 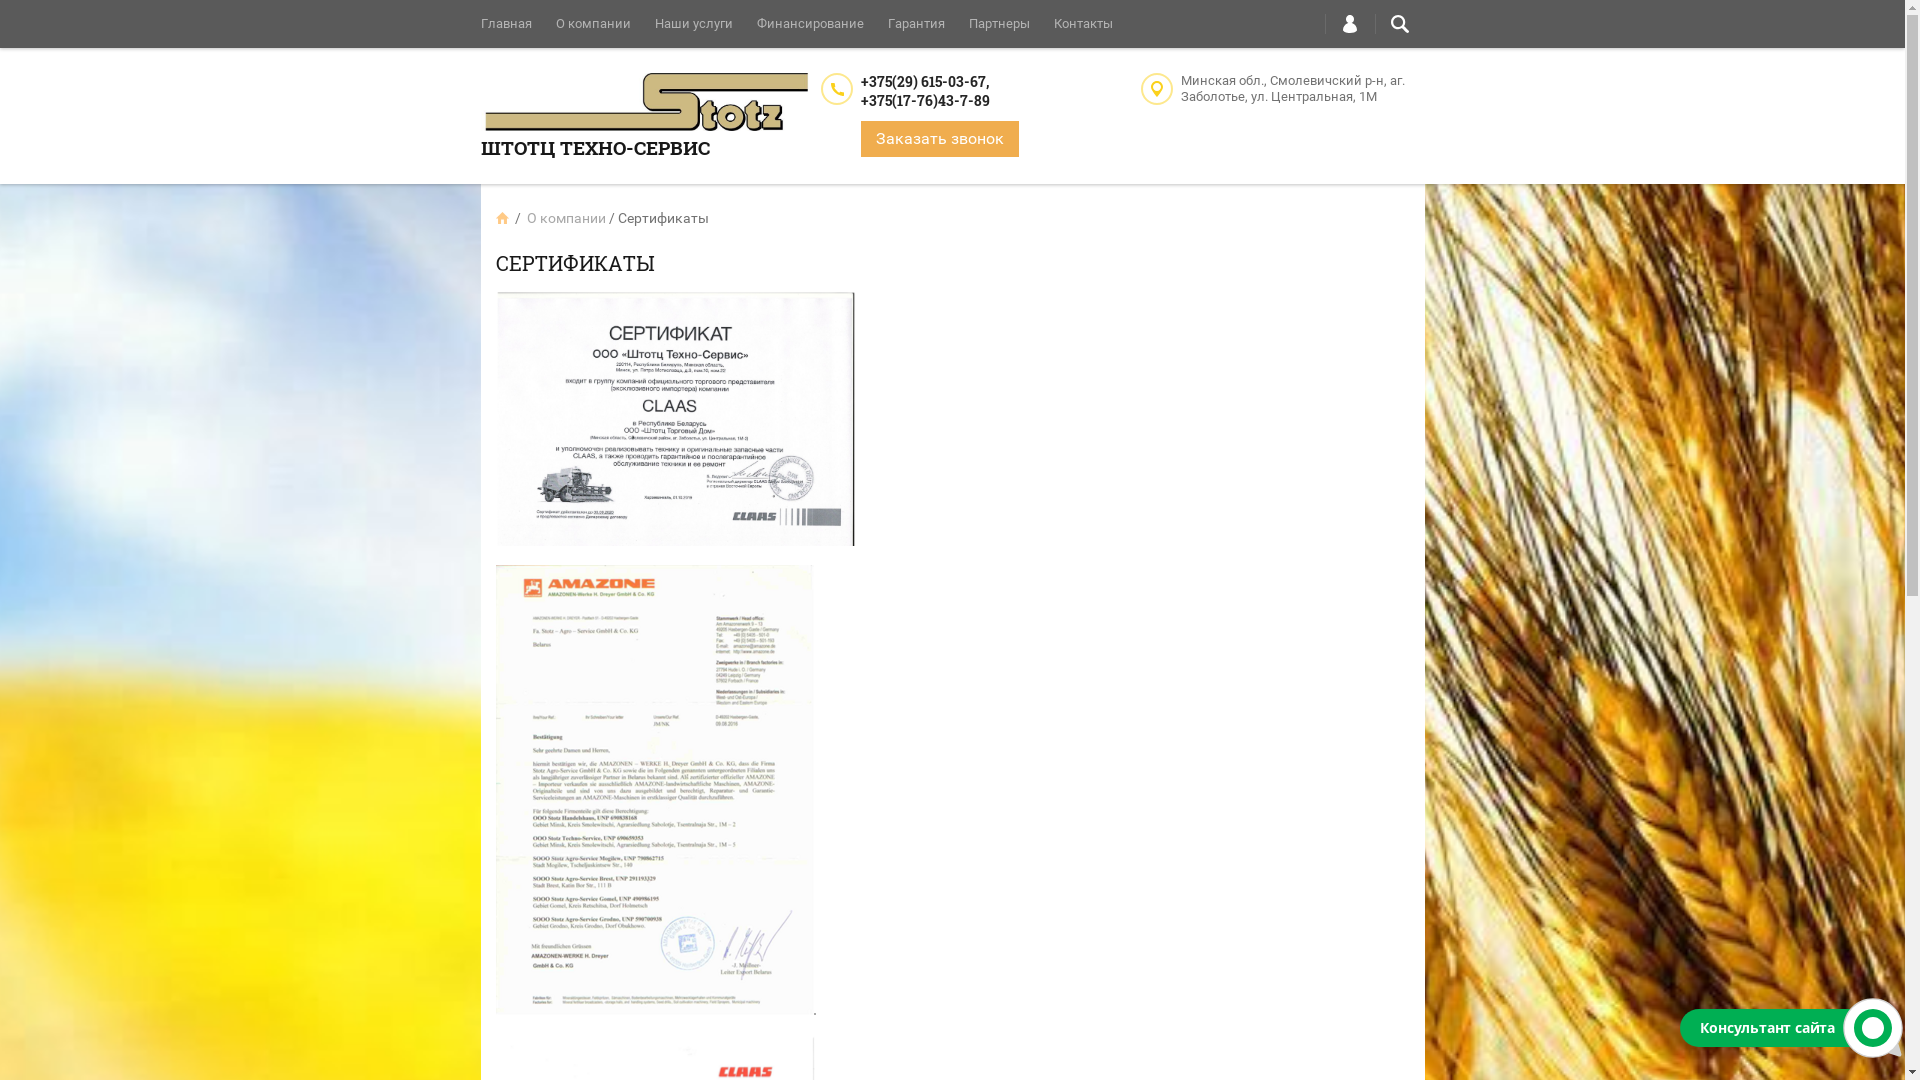 What do you see at coordinates (859, 80) in the screenshot?
I see `'+375(29) 615-03-67,'` at bounding box center [859, 80].